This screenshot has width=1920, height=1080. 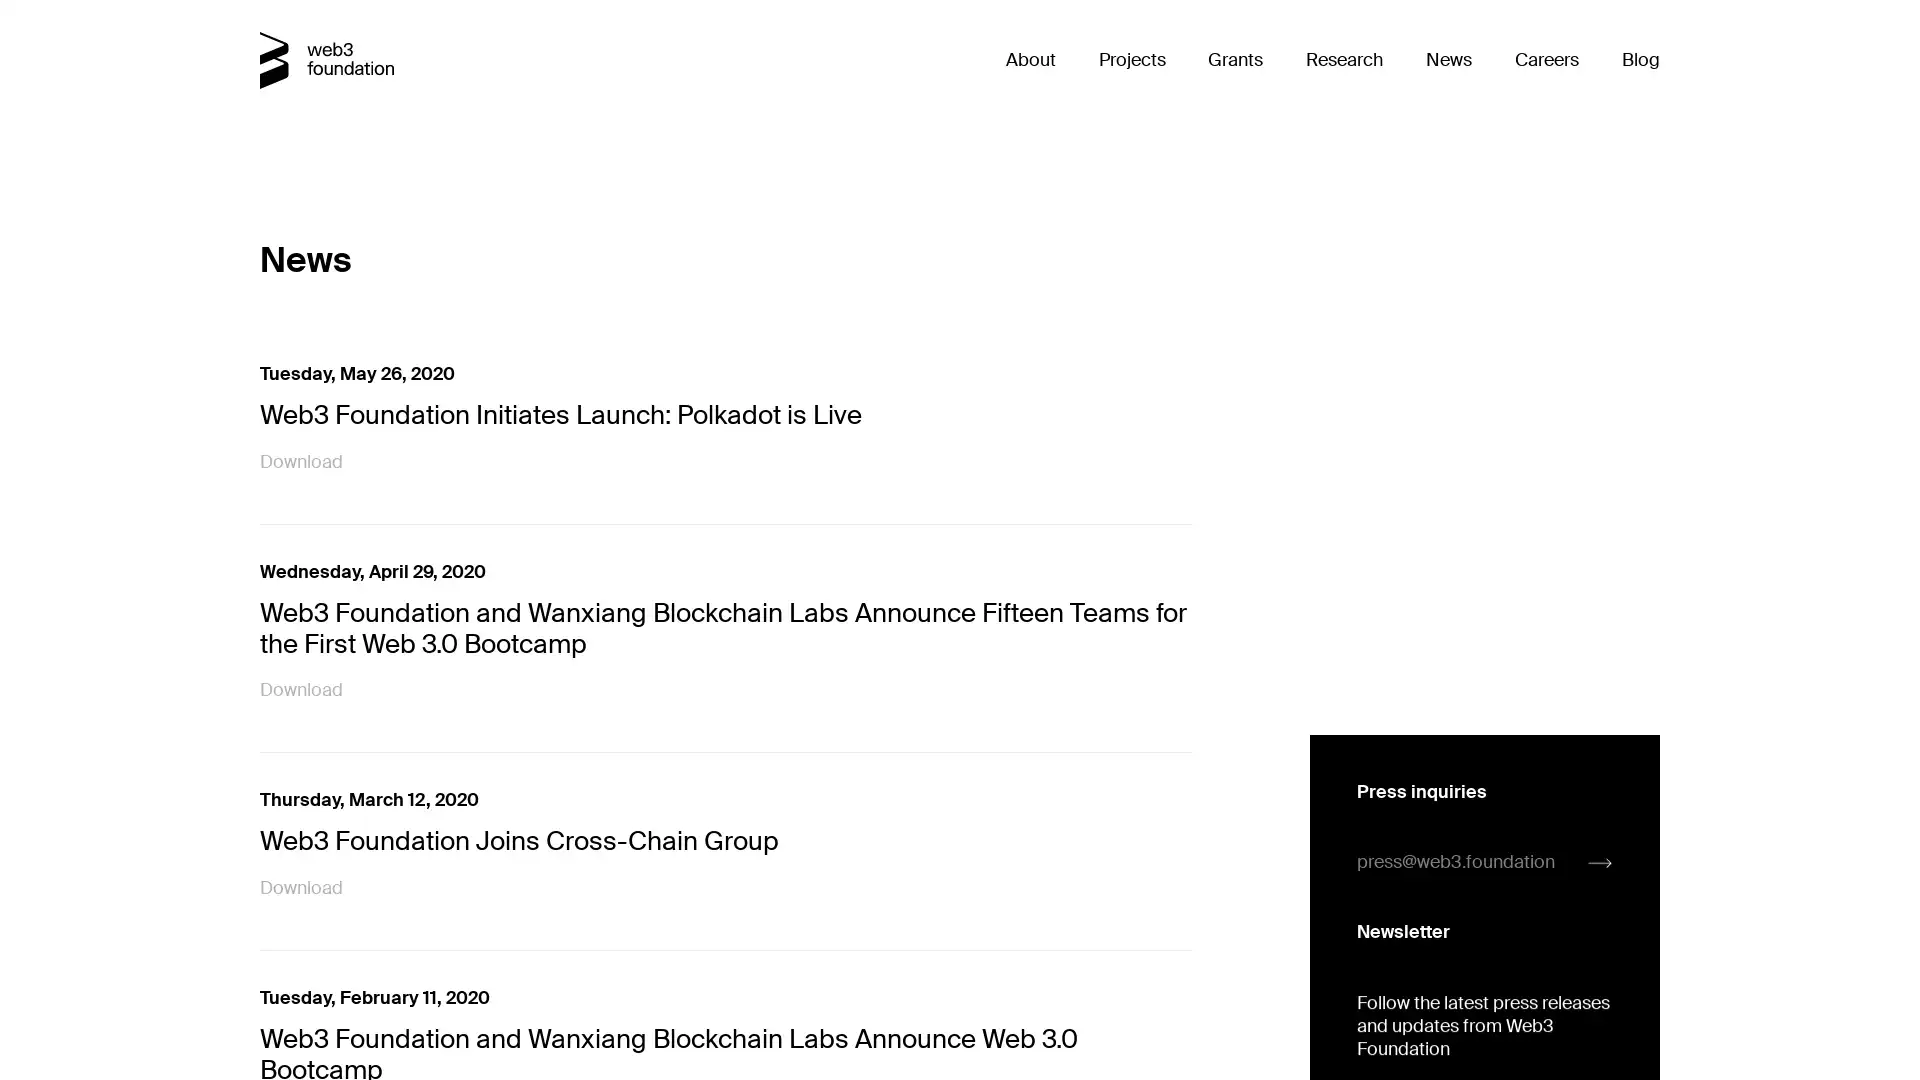 What do you see at coordinates (1401, 714) in the screenshot?
I see `Subscribe` at bounding box center [1401, 714].